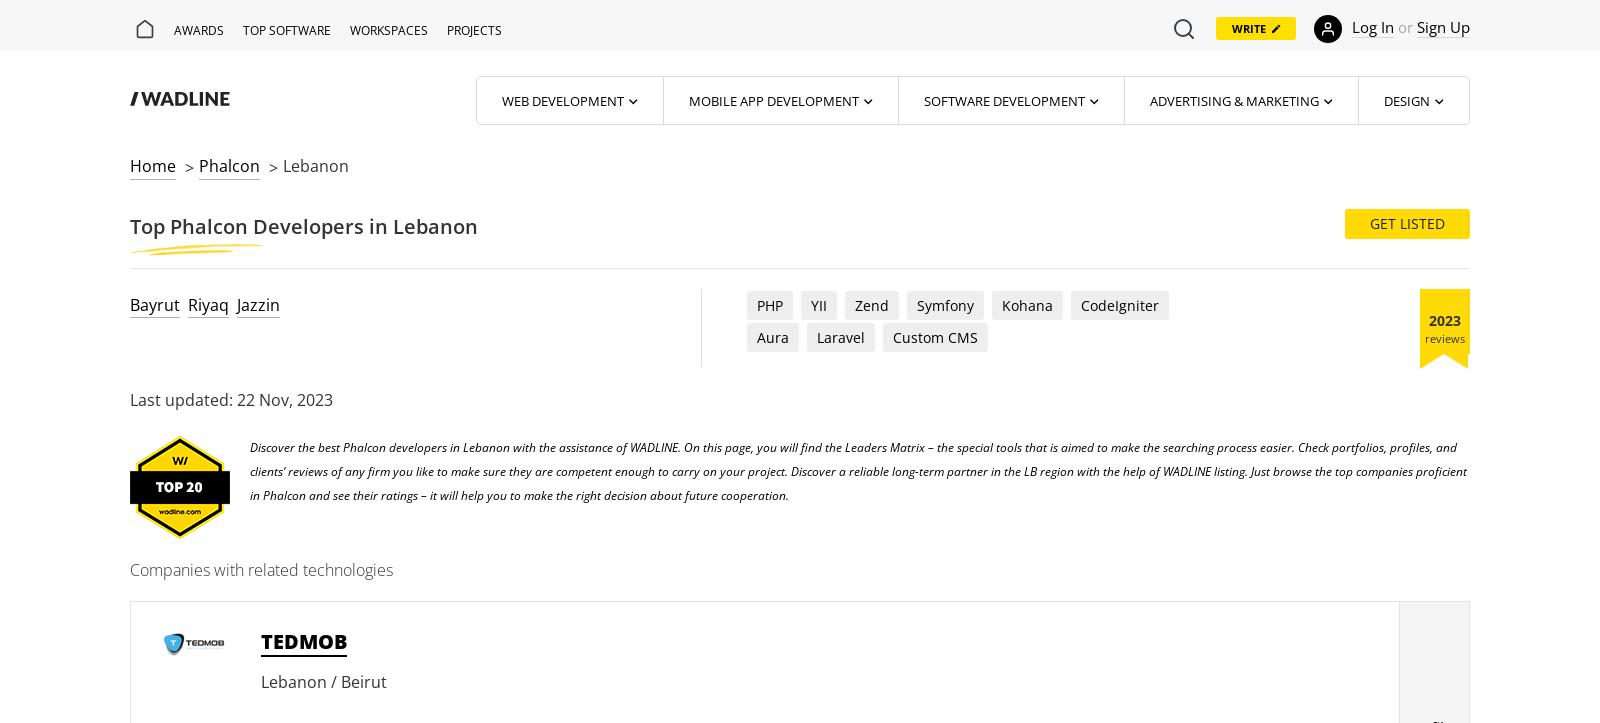  What do you see at coordinates (198, 164) in the screenshot?
I see `'Phalcon'` at bounding box center [198, 164].